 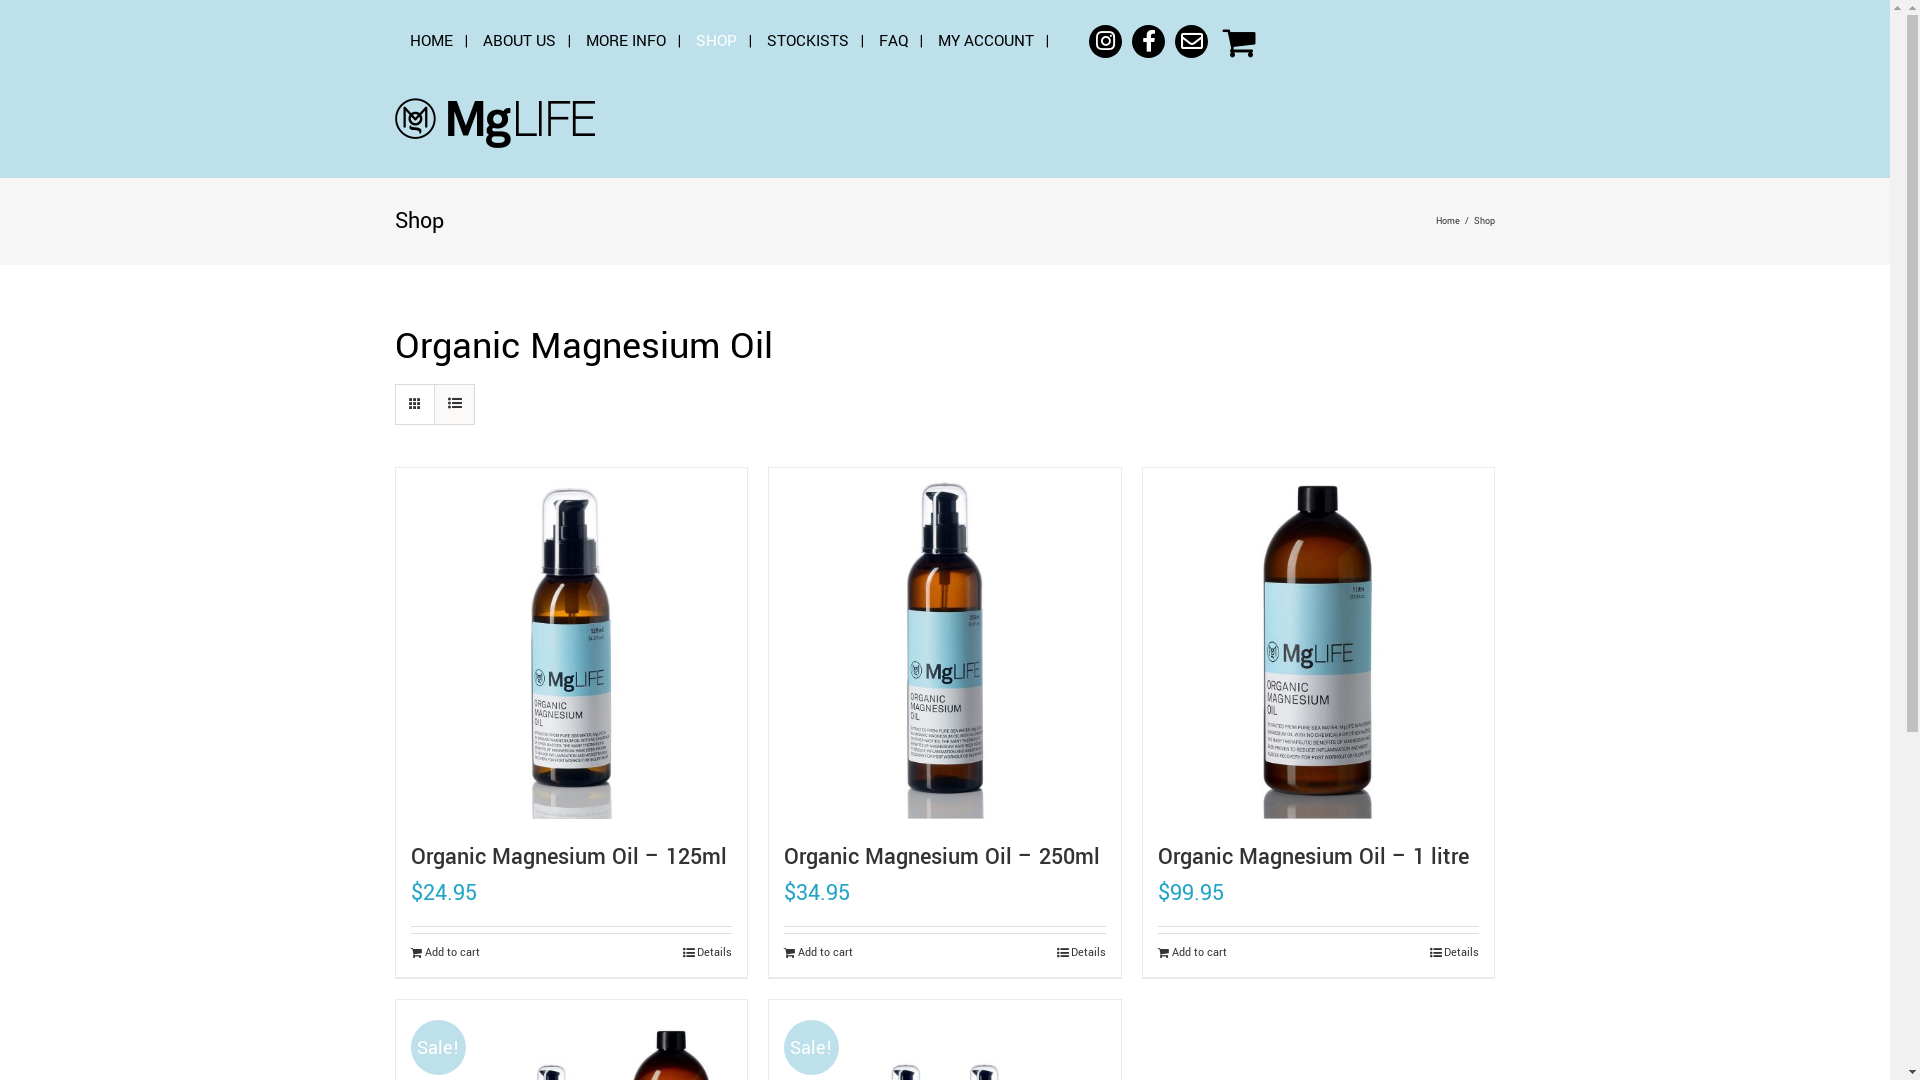 I want to click on 'STOCKISTS', so click(x=807, y=41).